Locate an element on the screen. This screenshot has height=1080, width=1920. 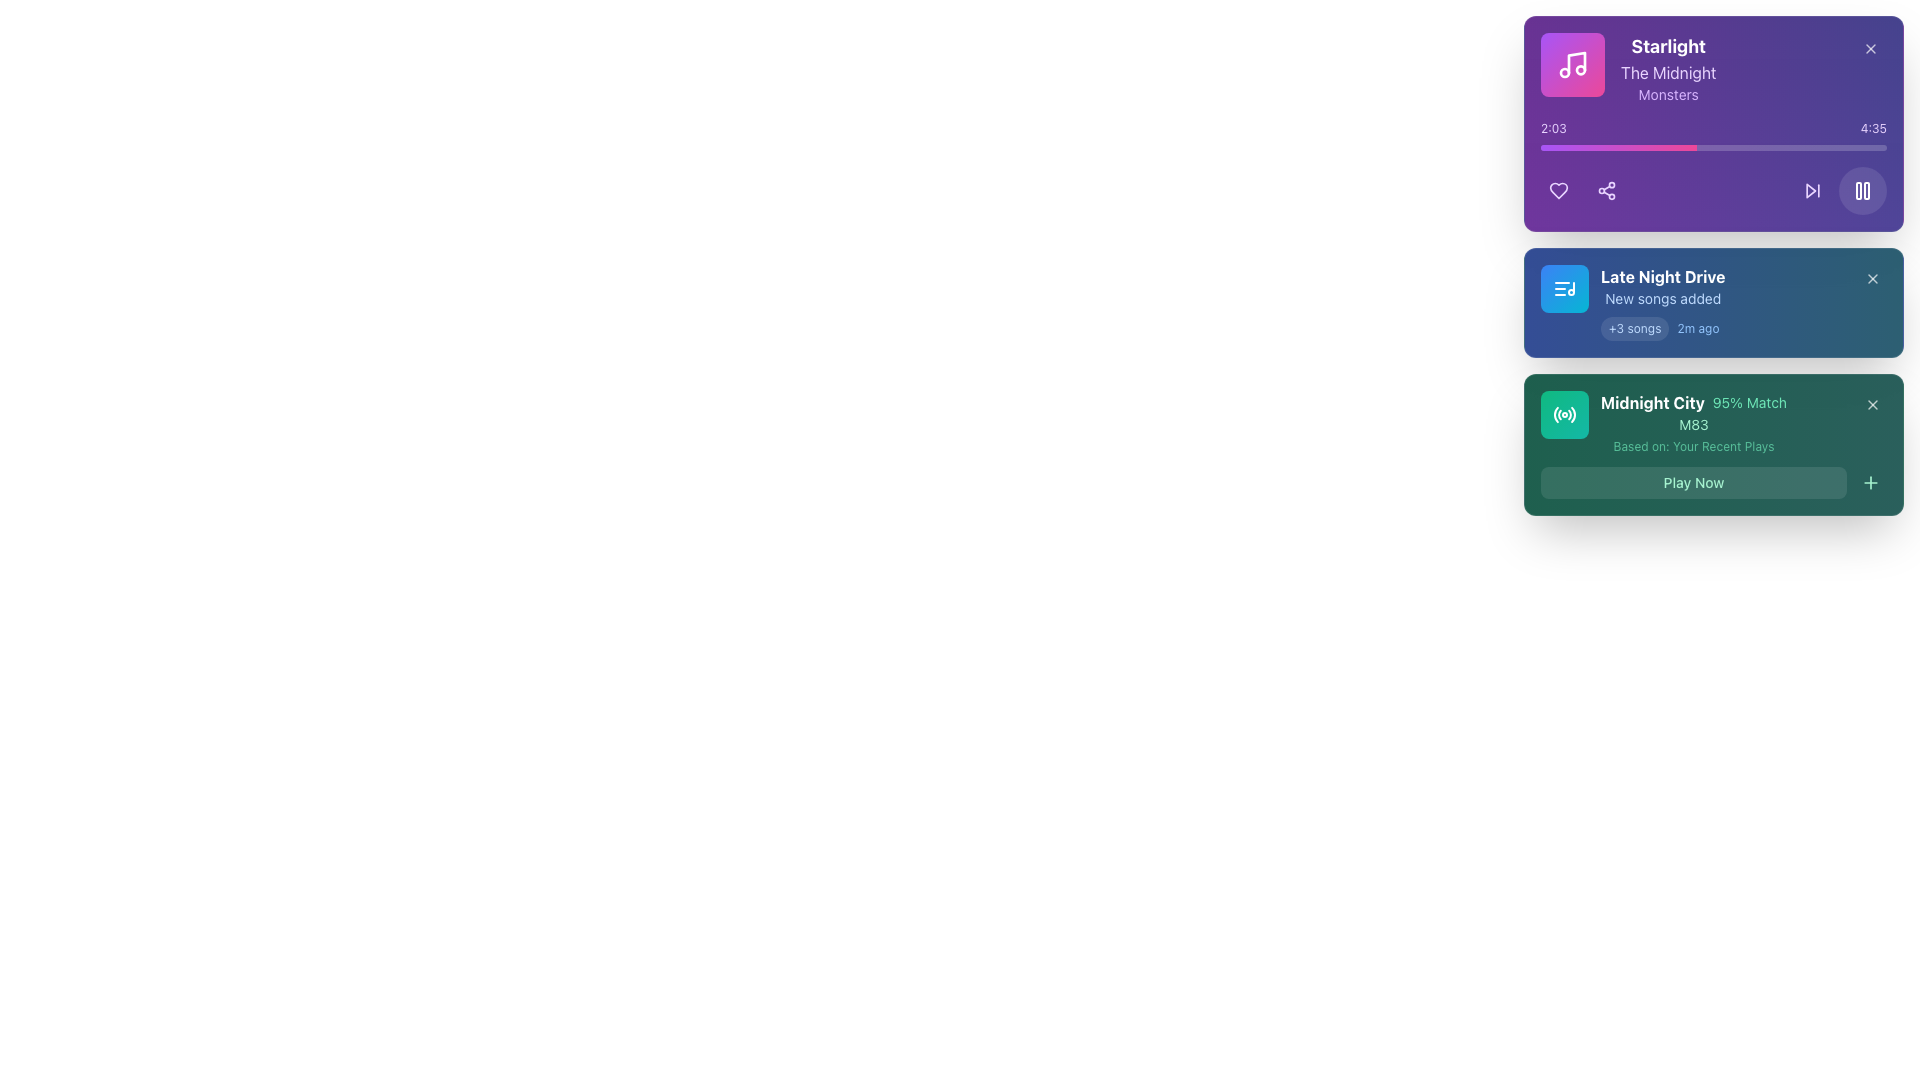
the rounded square icon with a gradient background and a white radio wave symbol, located at the top-left corner of the 'Midnight City' card in the vertical stack of cards is located at coordinates (1563, 414).